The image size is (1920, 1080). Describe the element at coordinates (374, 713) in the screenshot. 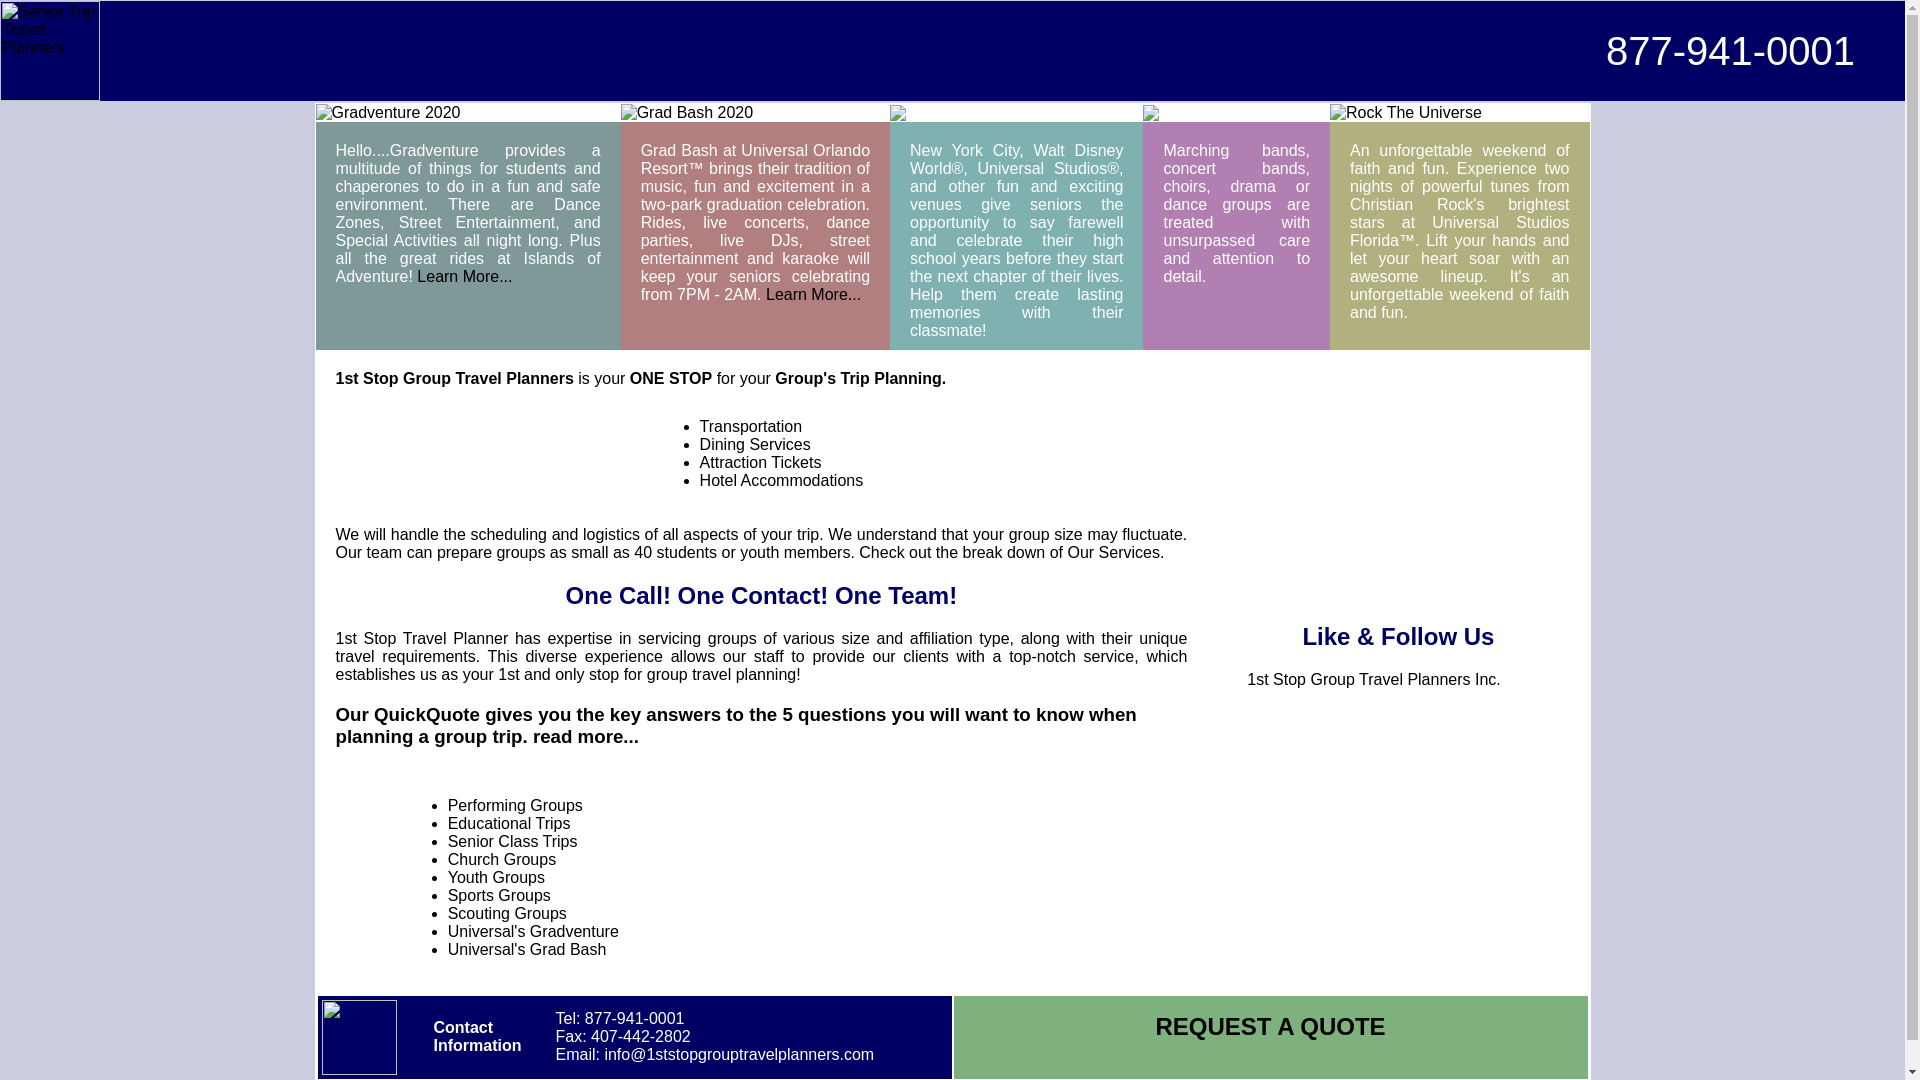

I see `'QuickQuote'` at that location.